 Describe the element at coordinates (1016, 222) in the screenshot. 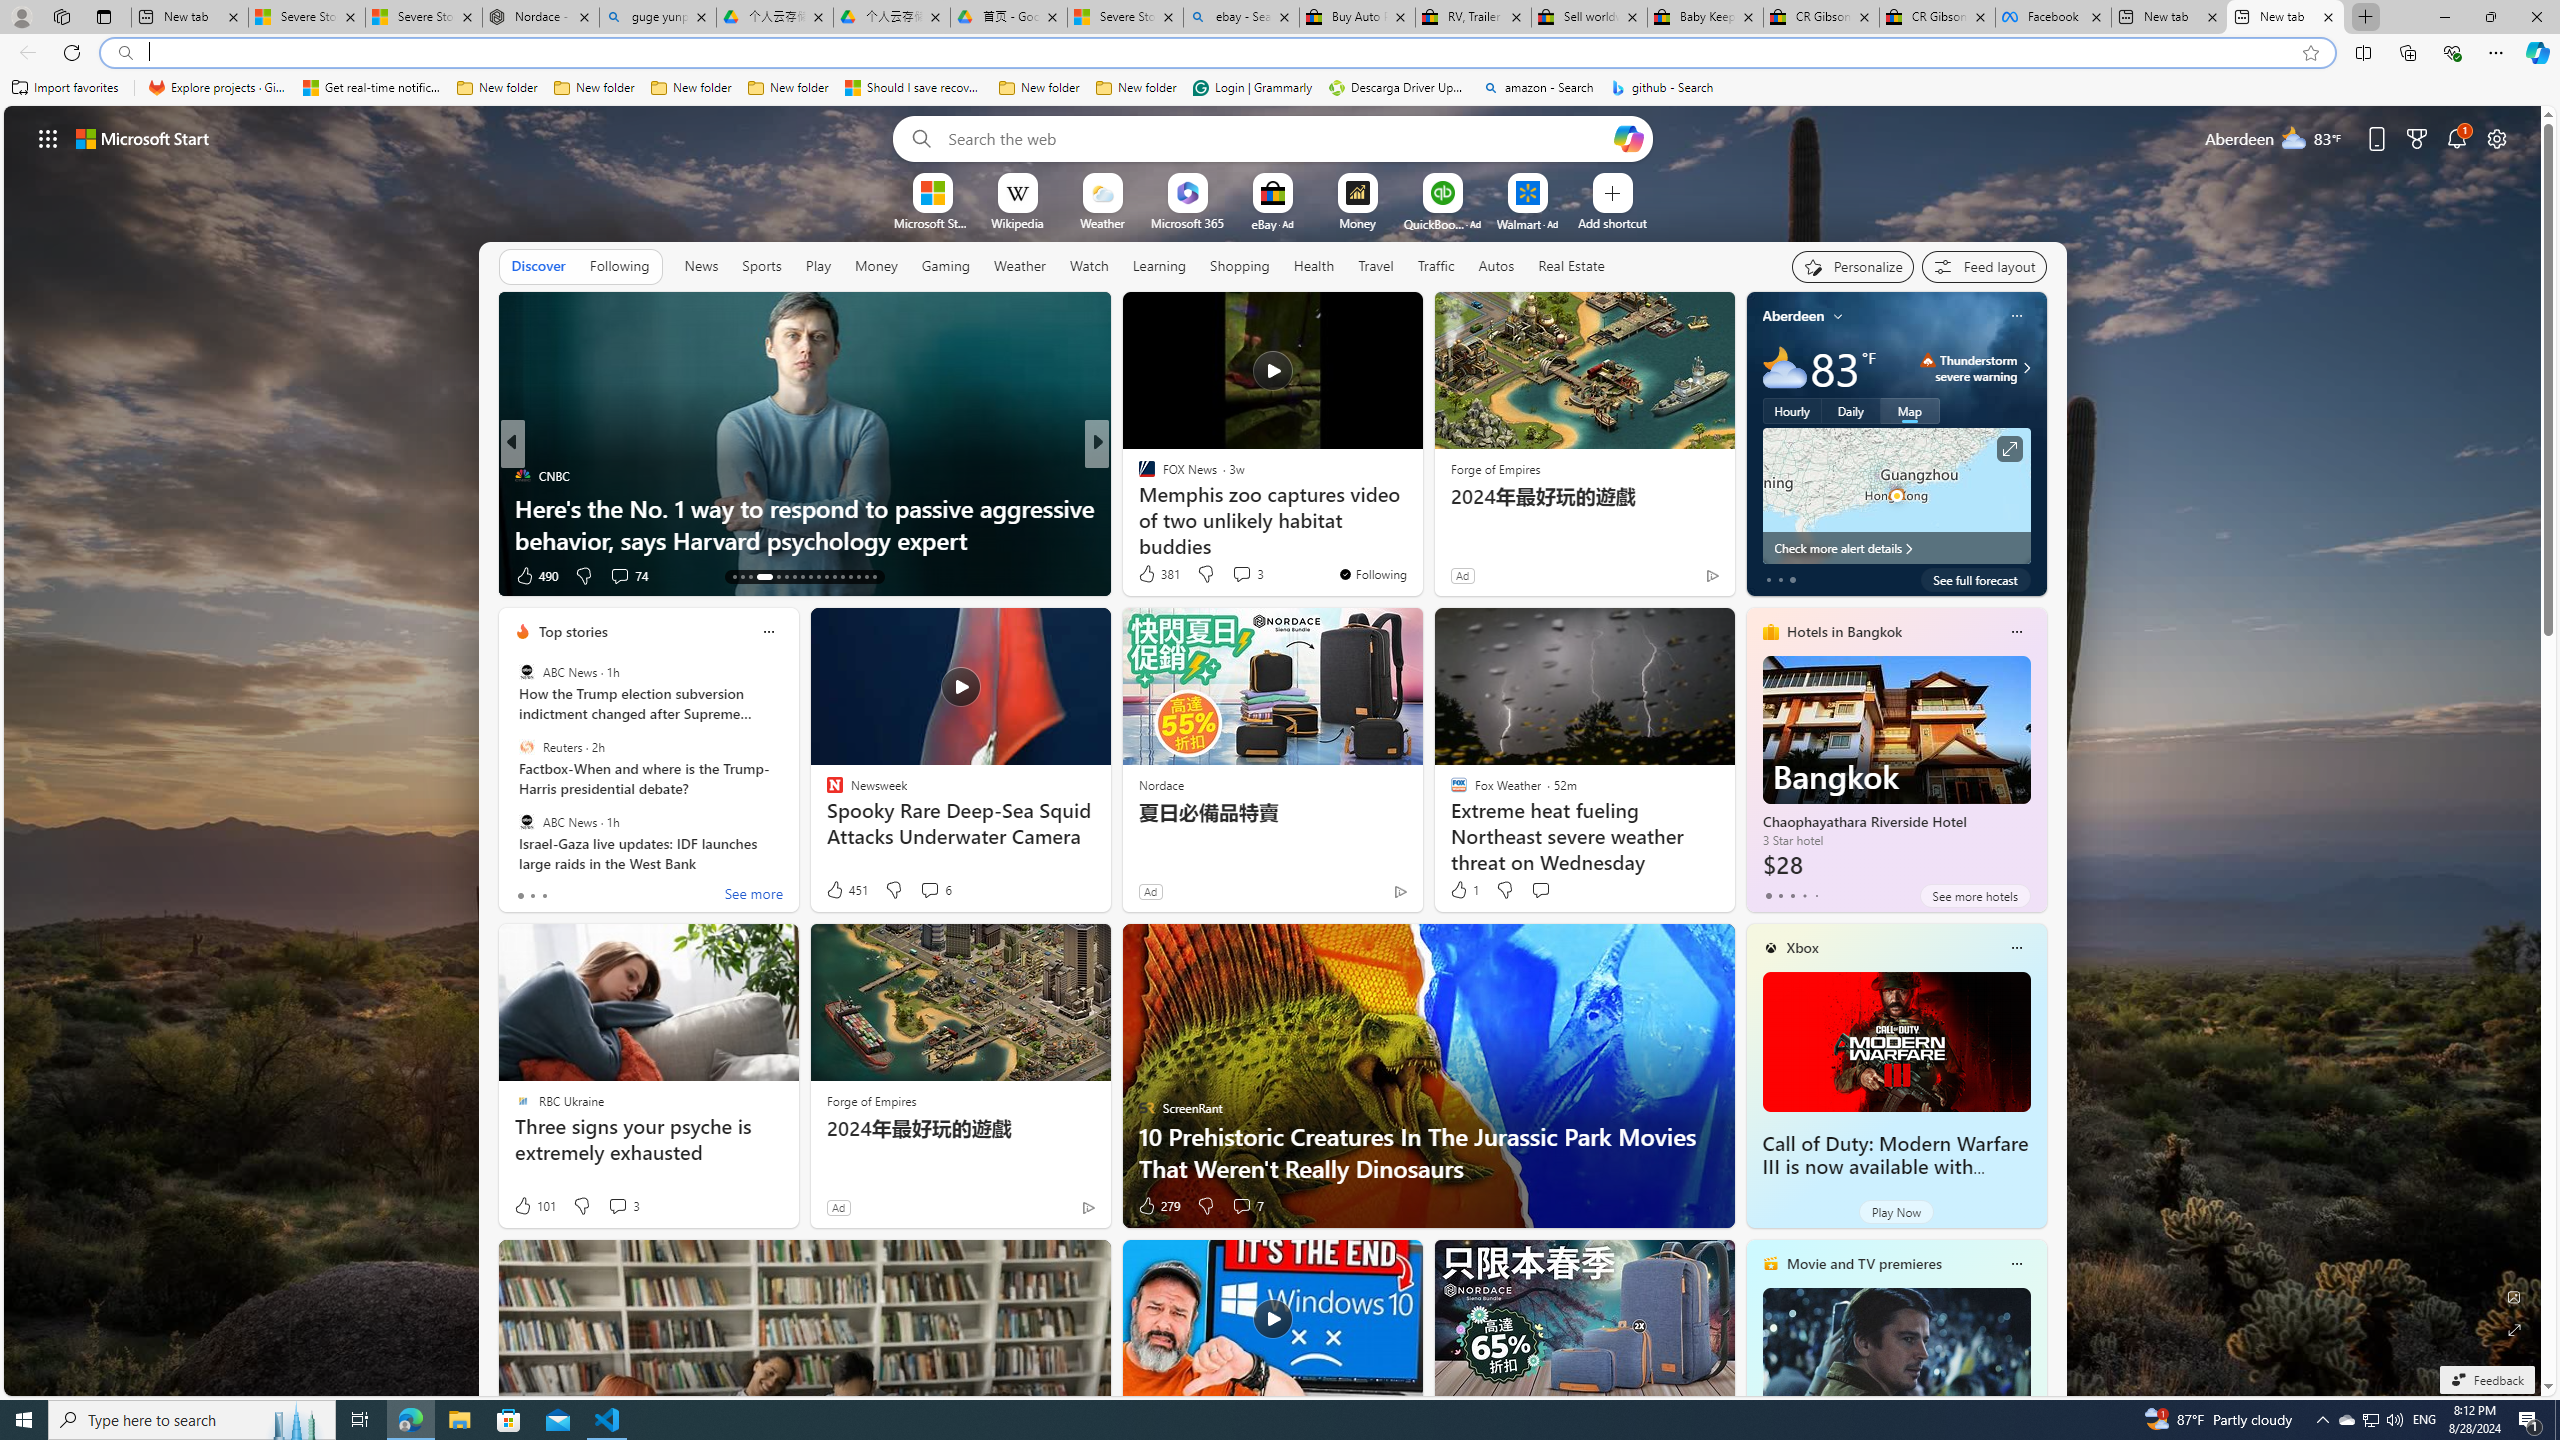

I see `'Wikipedia'` at that location.